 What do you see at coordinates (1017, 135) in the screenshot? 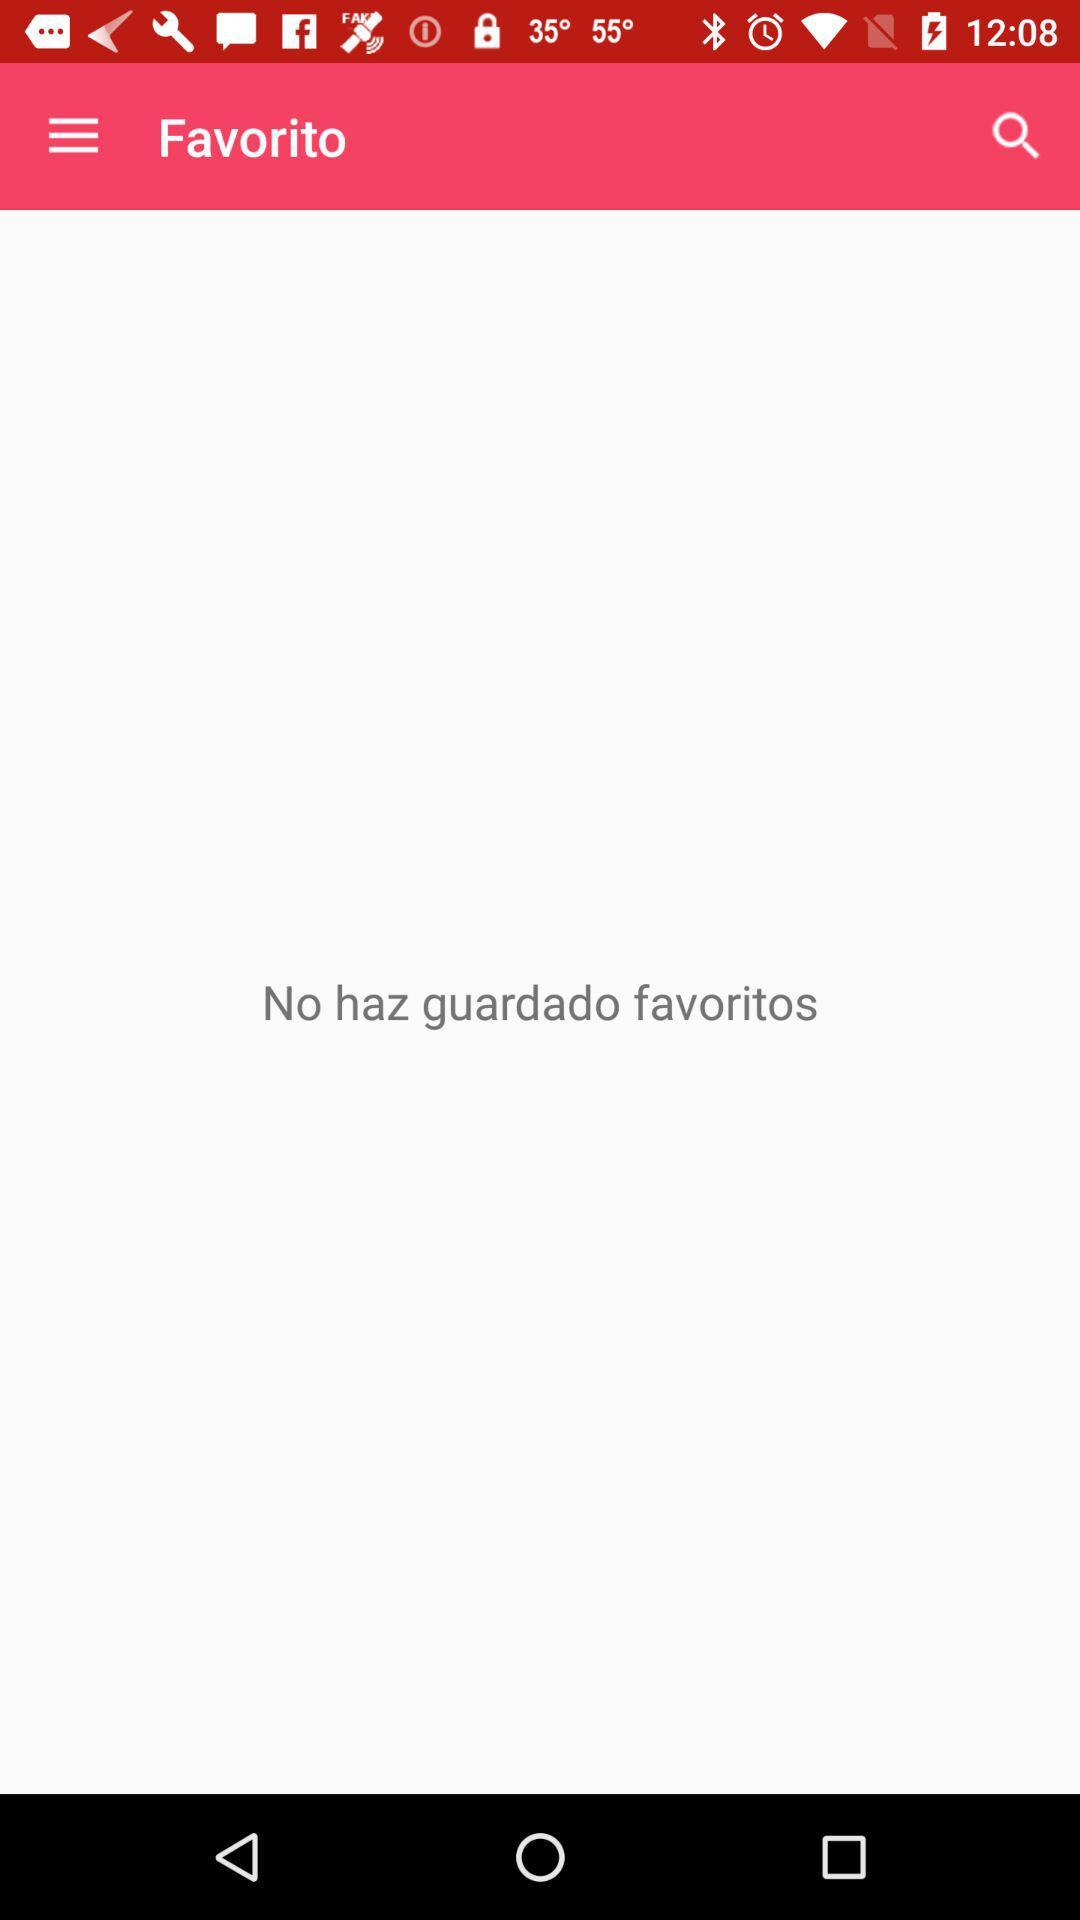
I see `item to the right of the favorito` at bounding box center [1017, 135].